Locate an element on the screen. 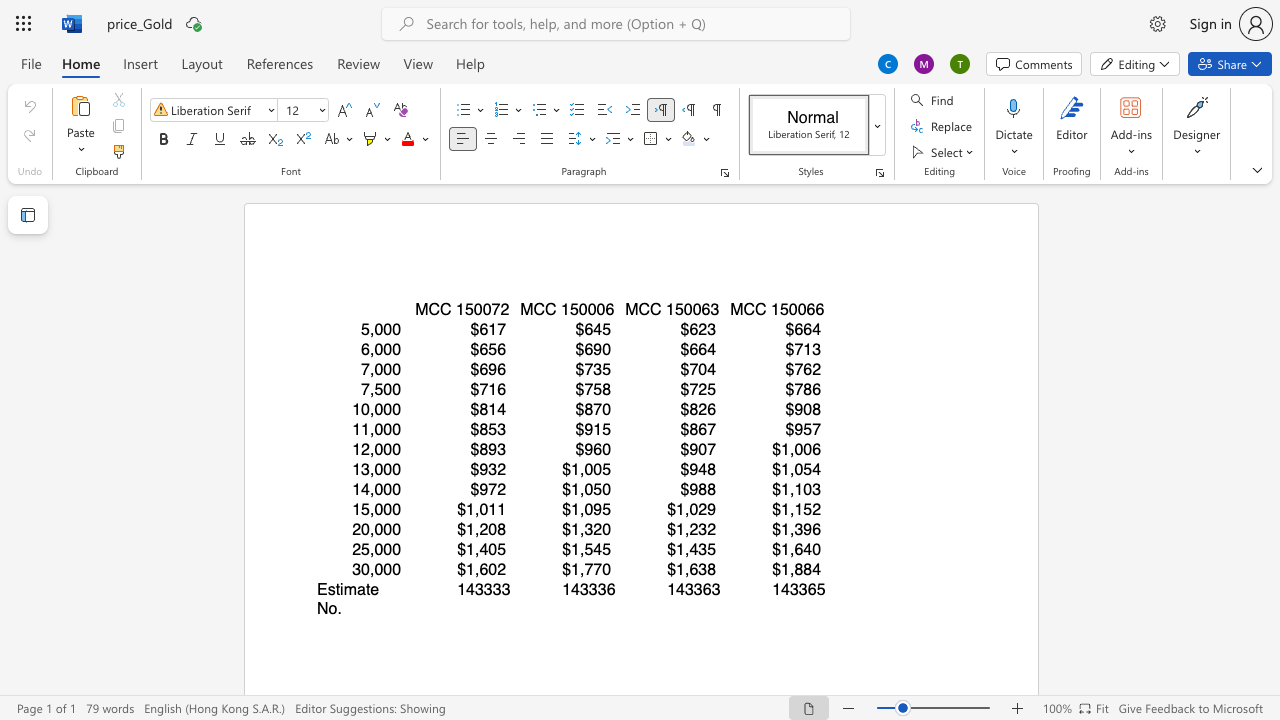 The height and width of the screenshot is (720, 1280). the 1th character "2" in the text is located at coordinates (504, 309).